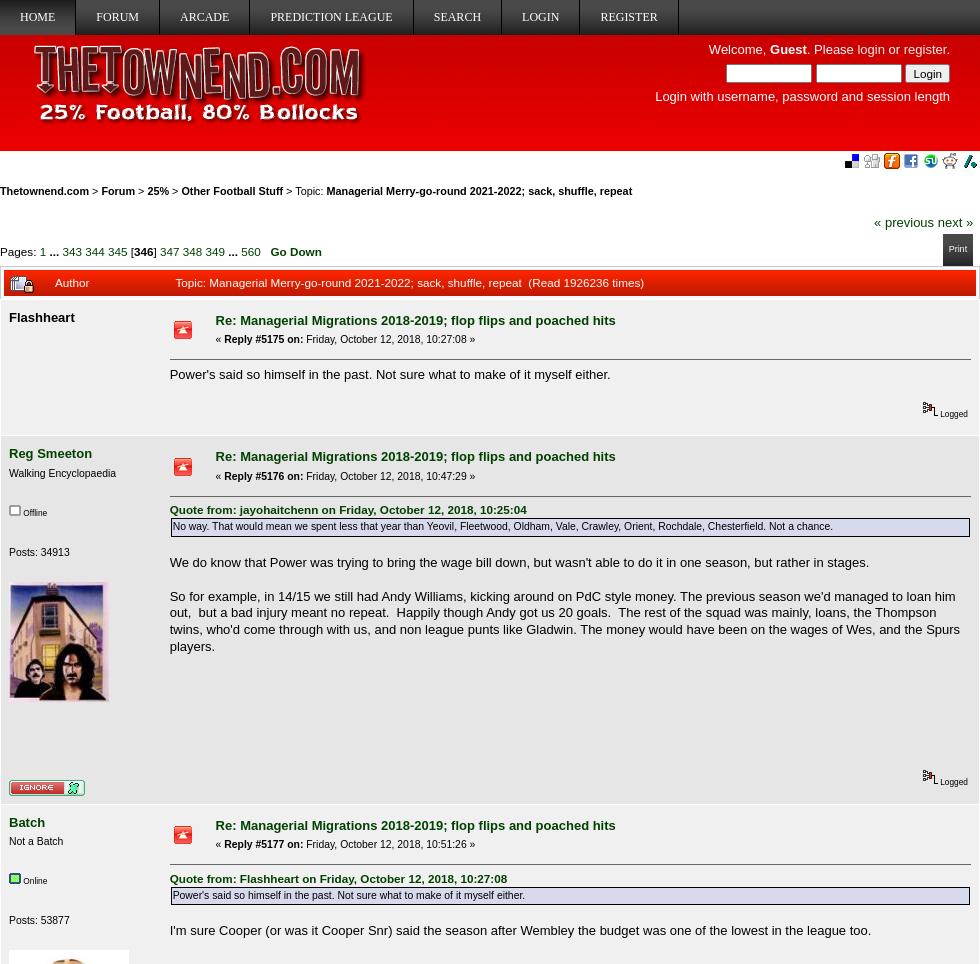 The height and width of the screenshot is (964, 980). I want to click on 'Topic: Managerial Merry-go-round 2021-2022; sack, shuffle, repeat  (Read 1926236 times)', so click(409, 282).